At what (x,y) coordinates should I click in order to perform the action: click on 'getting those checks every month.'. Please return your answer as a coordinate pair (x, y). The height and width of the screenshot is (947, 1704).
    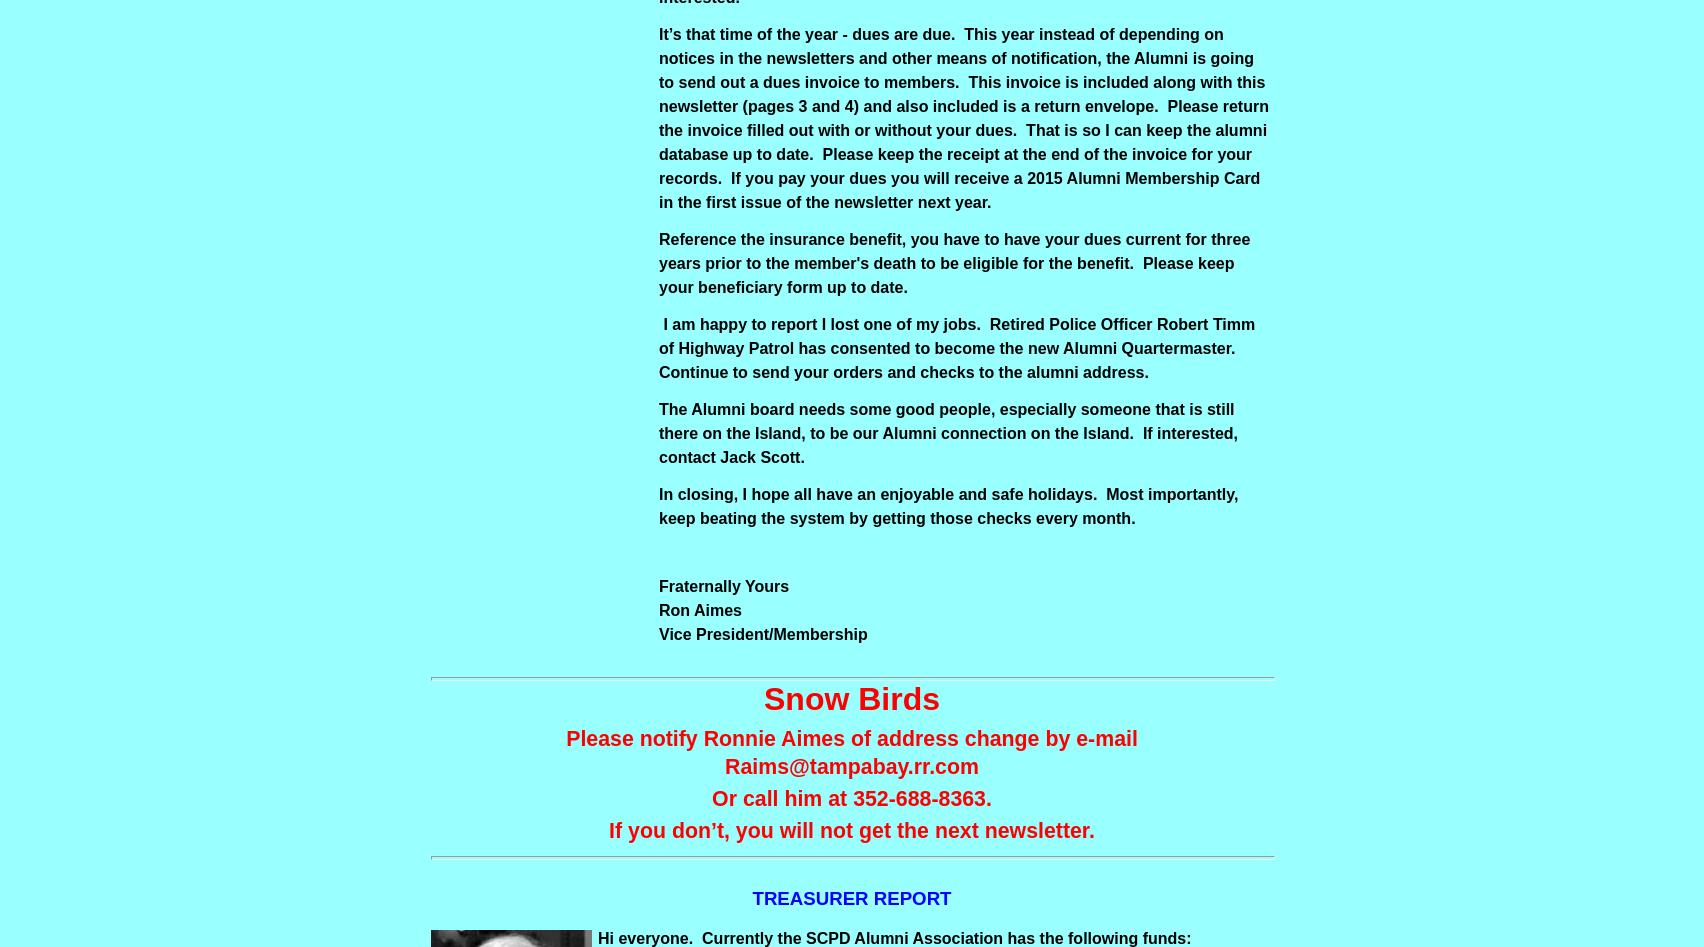
    Looking at the image, I should click on (1003, 517).